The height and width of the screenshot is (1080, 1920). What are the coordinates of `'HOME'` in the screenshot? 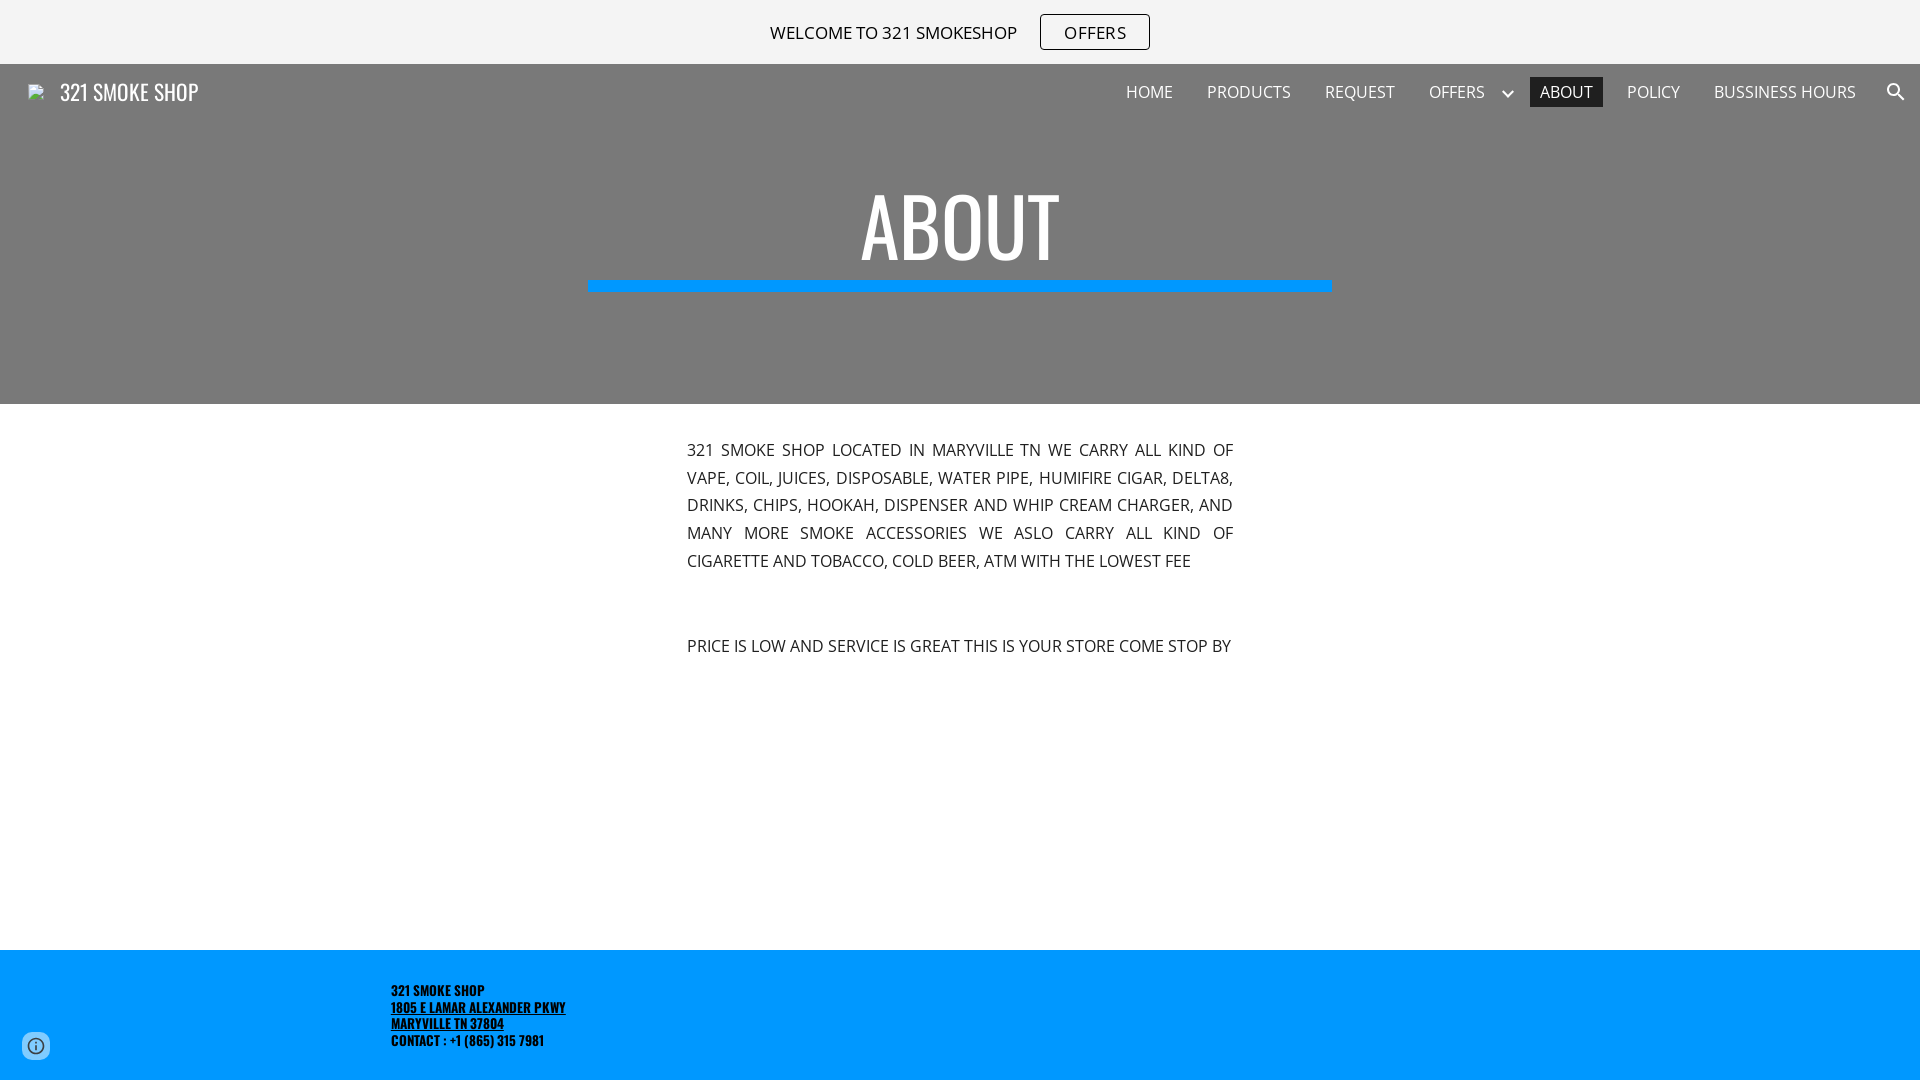 It's located at (1149, 92).